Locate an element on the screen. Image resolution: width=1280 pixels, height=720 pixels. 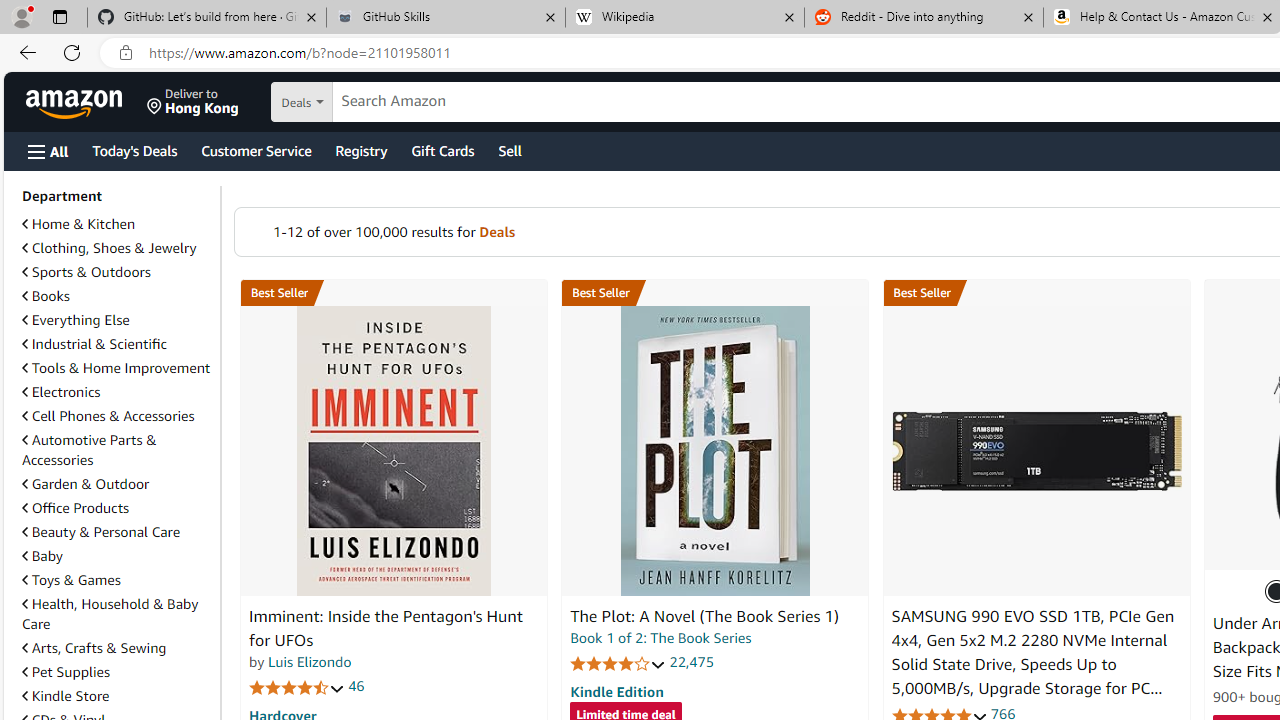
'Beauty & Personal Care' is located at coordinates (100, 530).